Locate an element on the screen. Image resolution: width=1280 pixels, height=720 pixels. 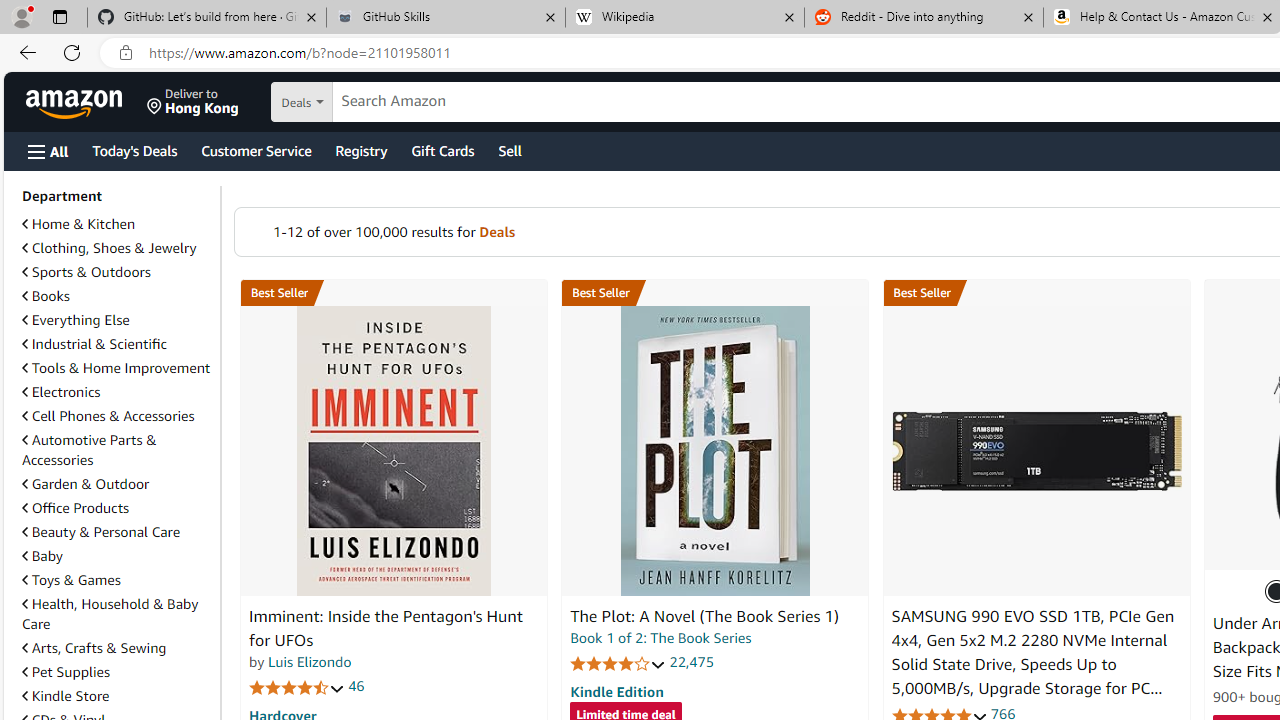
'Beauty & Personal Care' is located at coordinates (100, 530).